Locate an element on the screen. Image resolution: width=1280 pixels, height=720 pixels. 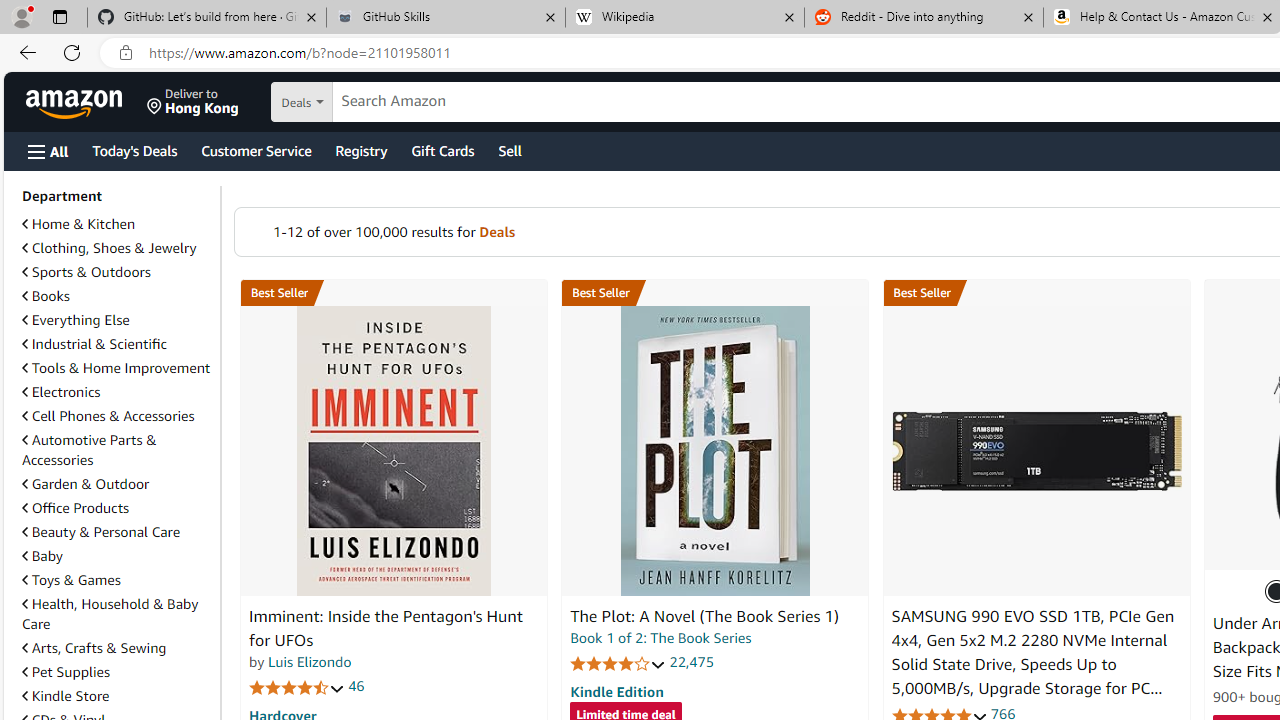
'Beauty & Personal Care' is located at coordinates (100, 530).